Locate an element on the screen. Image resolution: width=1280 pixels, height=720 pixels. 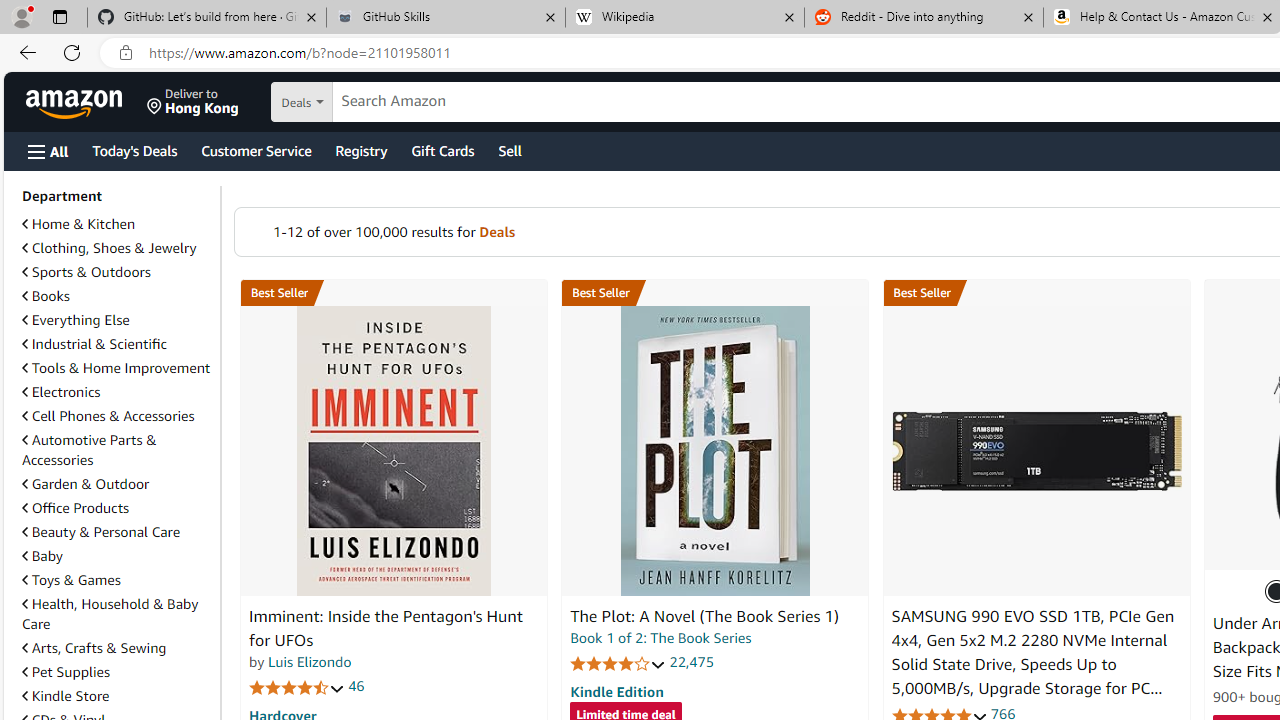
'Beauty & Personal Care' is located at coordinates (100, 530).